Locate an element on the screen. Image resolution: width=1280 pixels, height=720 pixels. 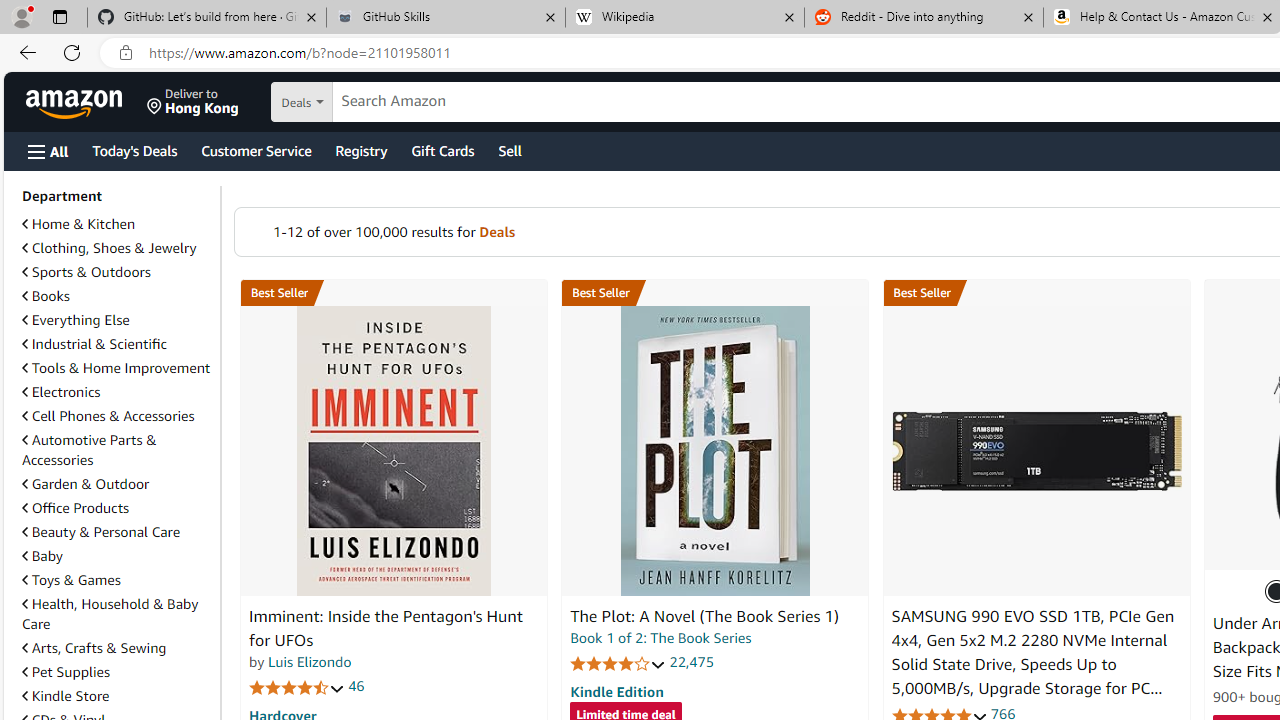
'Beauty & Personal Care' is located at coordinates (100, 530).